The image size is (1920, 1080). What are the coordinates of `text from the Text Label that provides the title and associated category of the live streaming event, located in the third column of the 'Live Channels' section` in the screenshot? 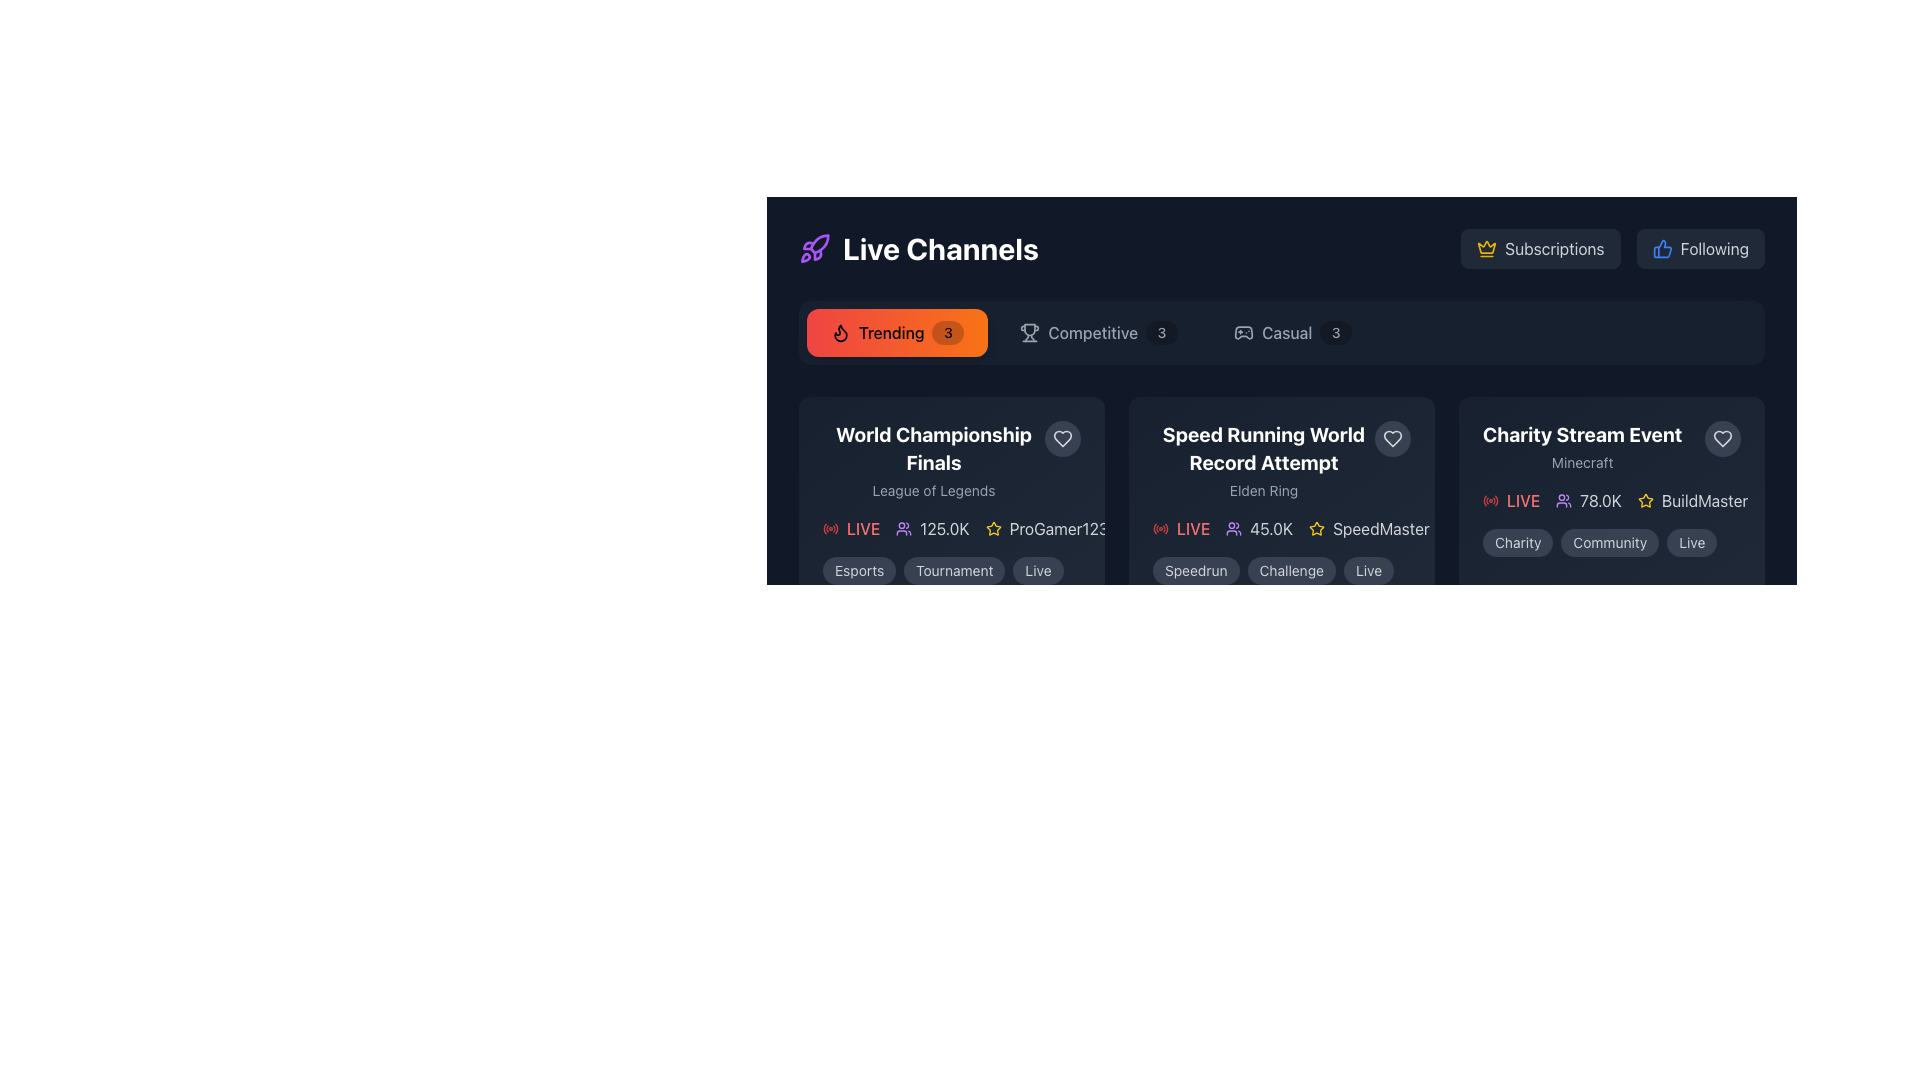 It's located at (1581, 446).